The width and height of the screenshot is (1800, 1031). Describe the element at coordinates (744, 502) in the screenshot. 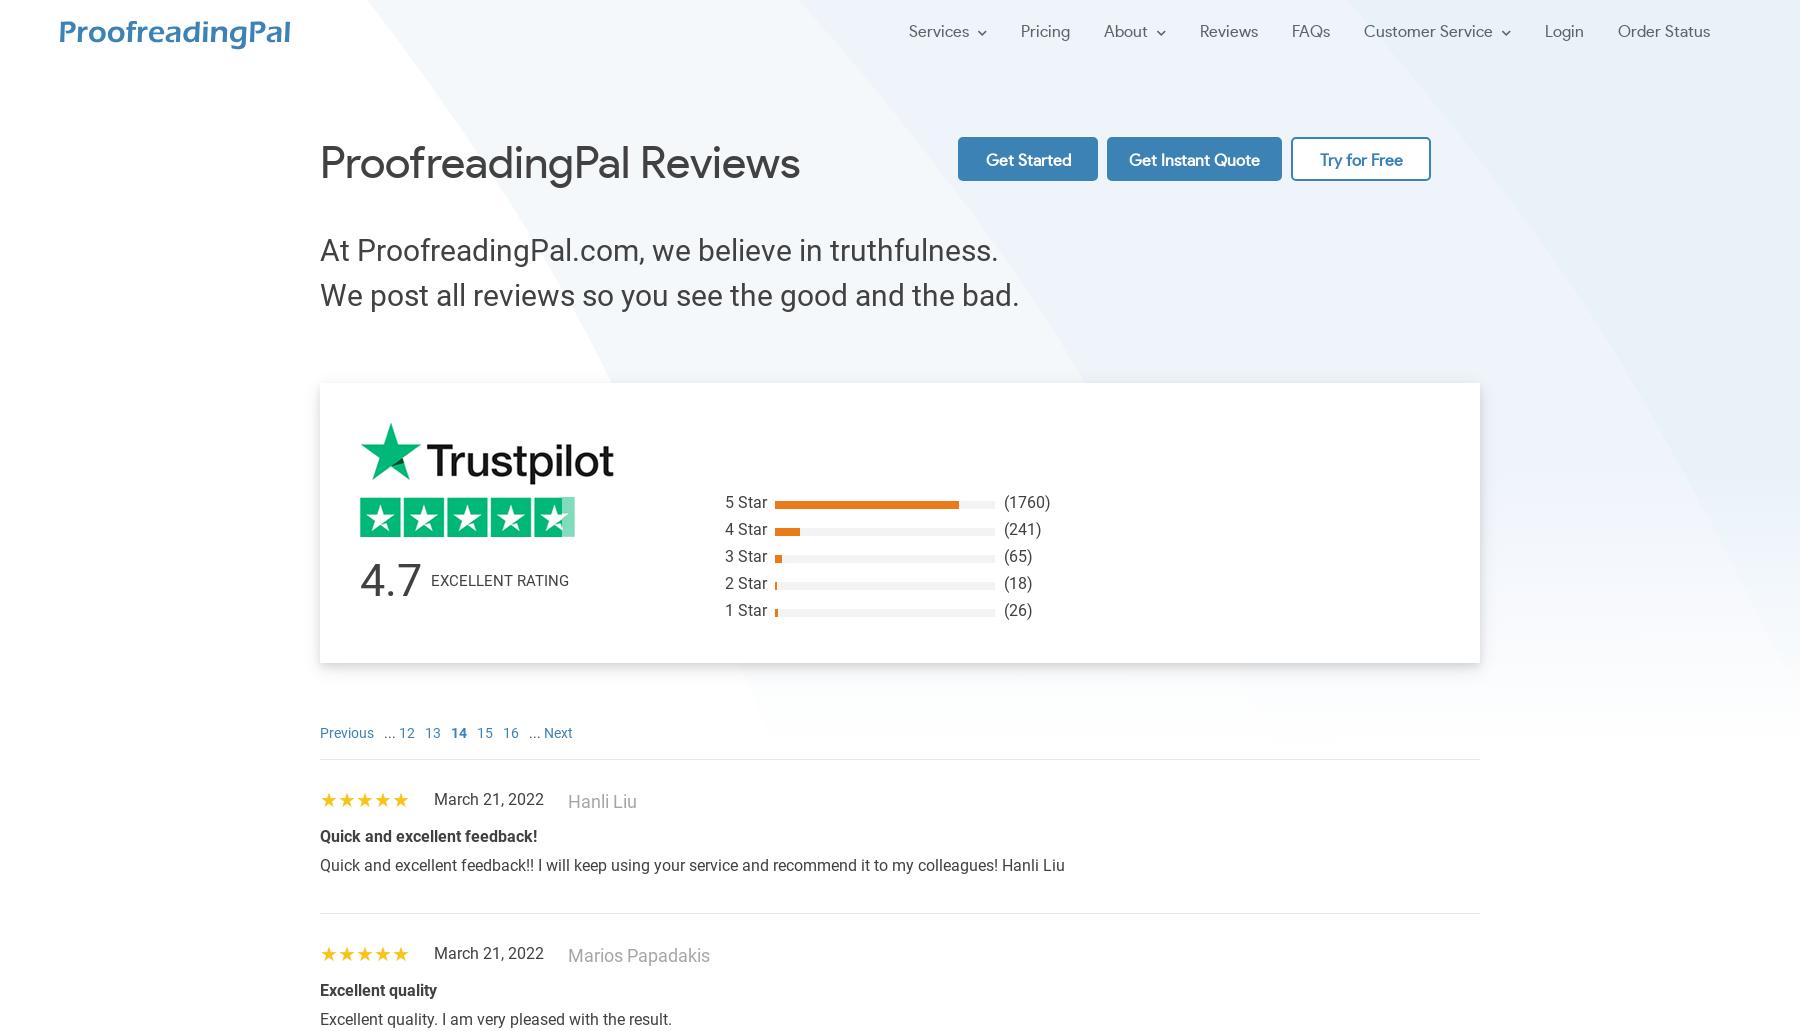

I see `'5 Star'` at that location.